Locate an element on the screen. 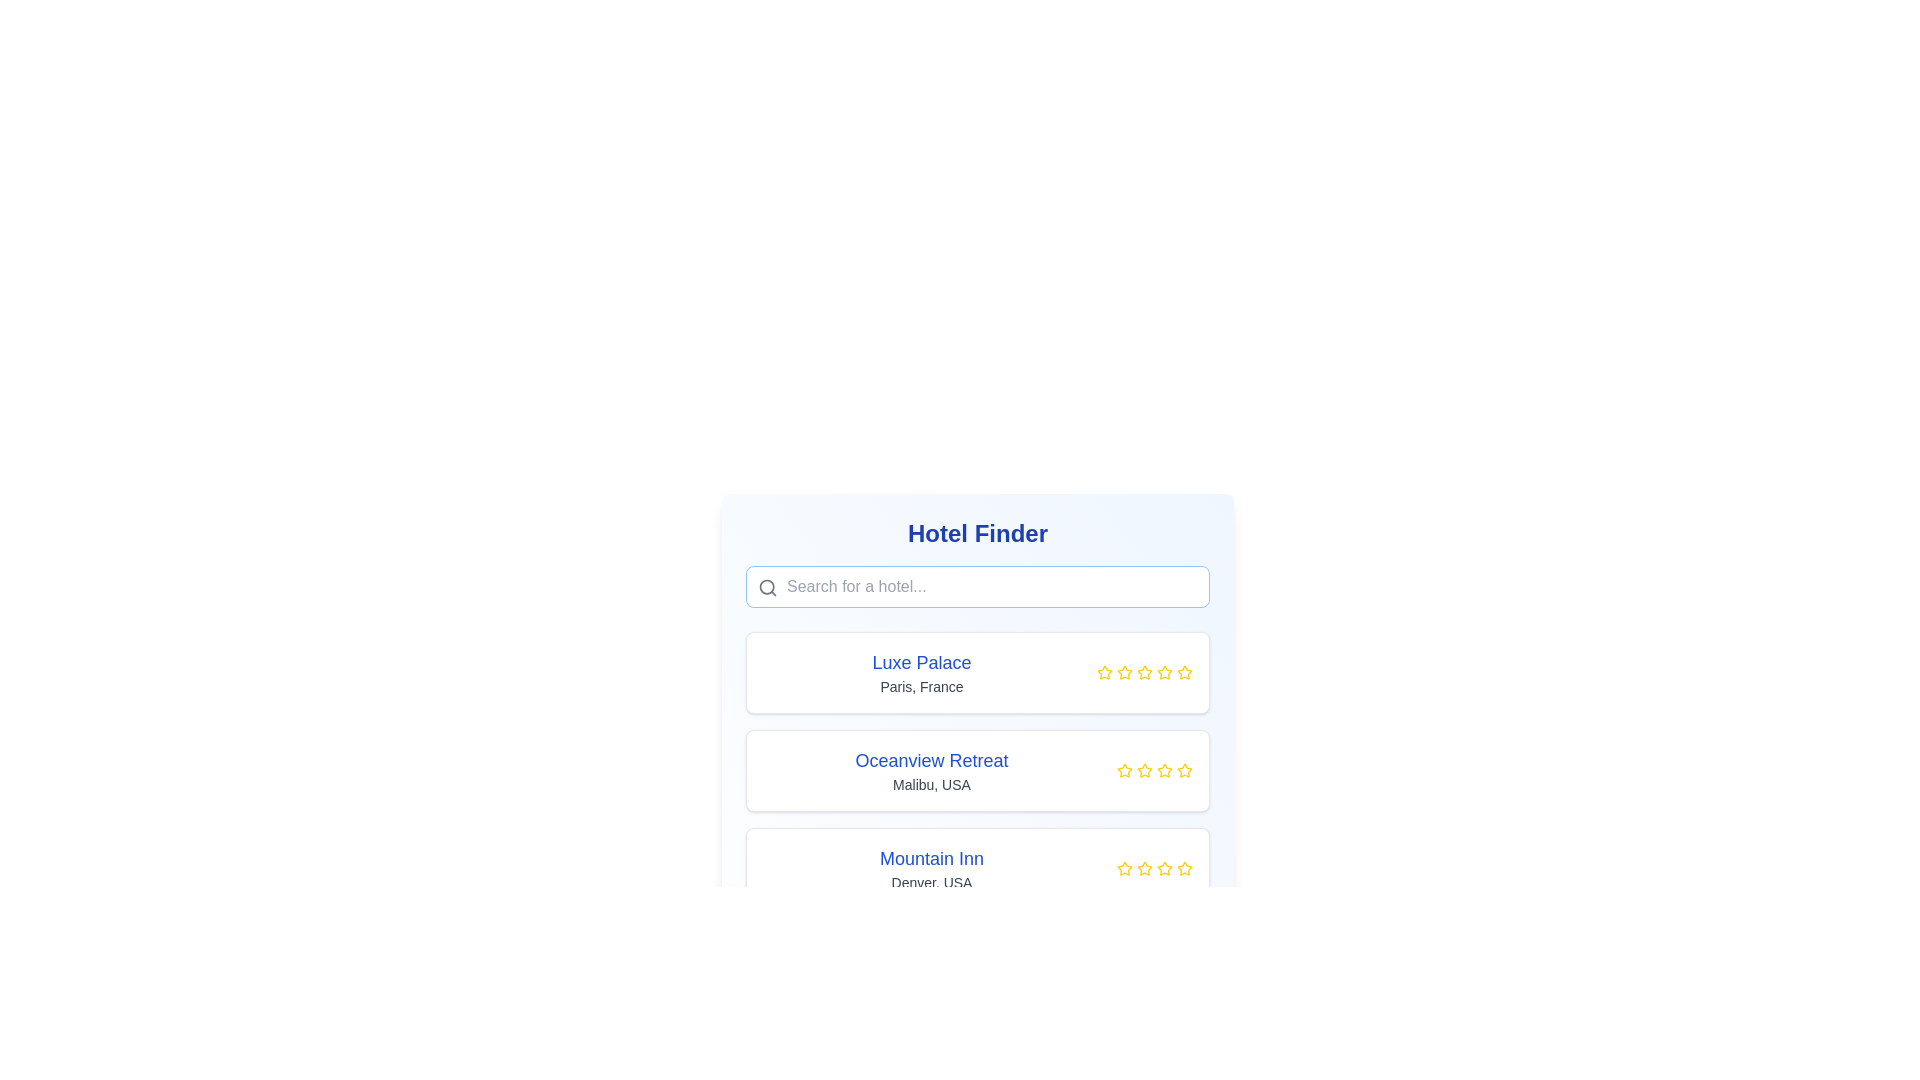 This screenshot has width=1920, height=1080. the fifth star icon in the rating system to indicate a rating for 'Oceanview Retreat, Malibu, USA' is located at coordinates (1165, 770).